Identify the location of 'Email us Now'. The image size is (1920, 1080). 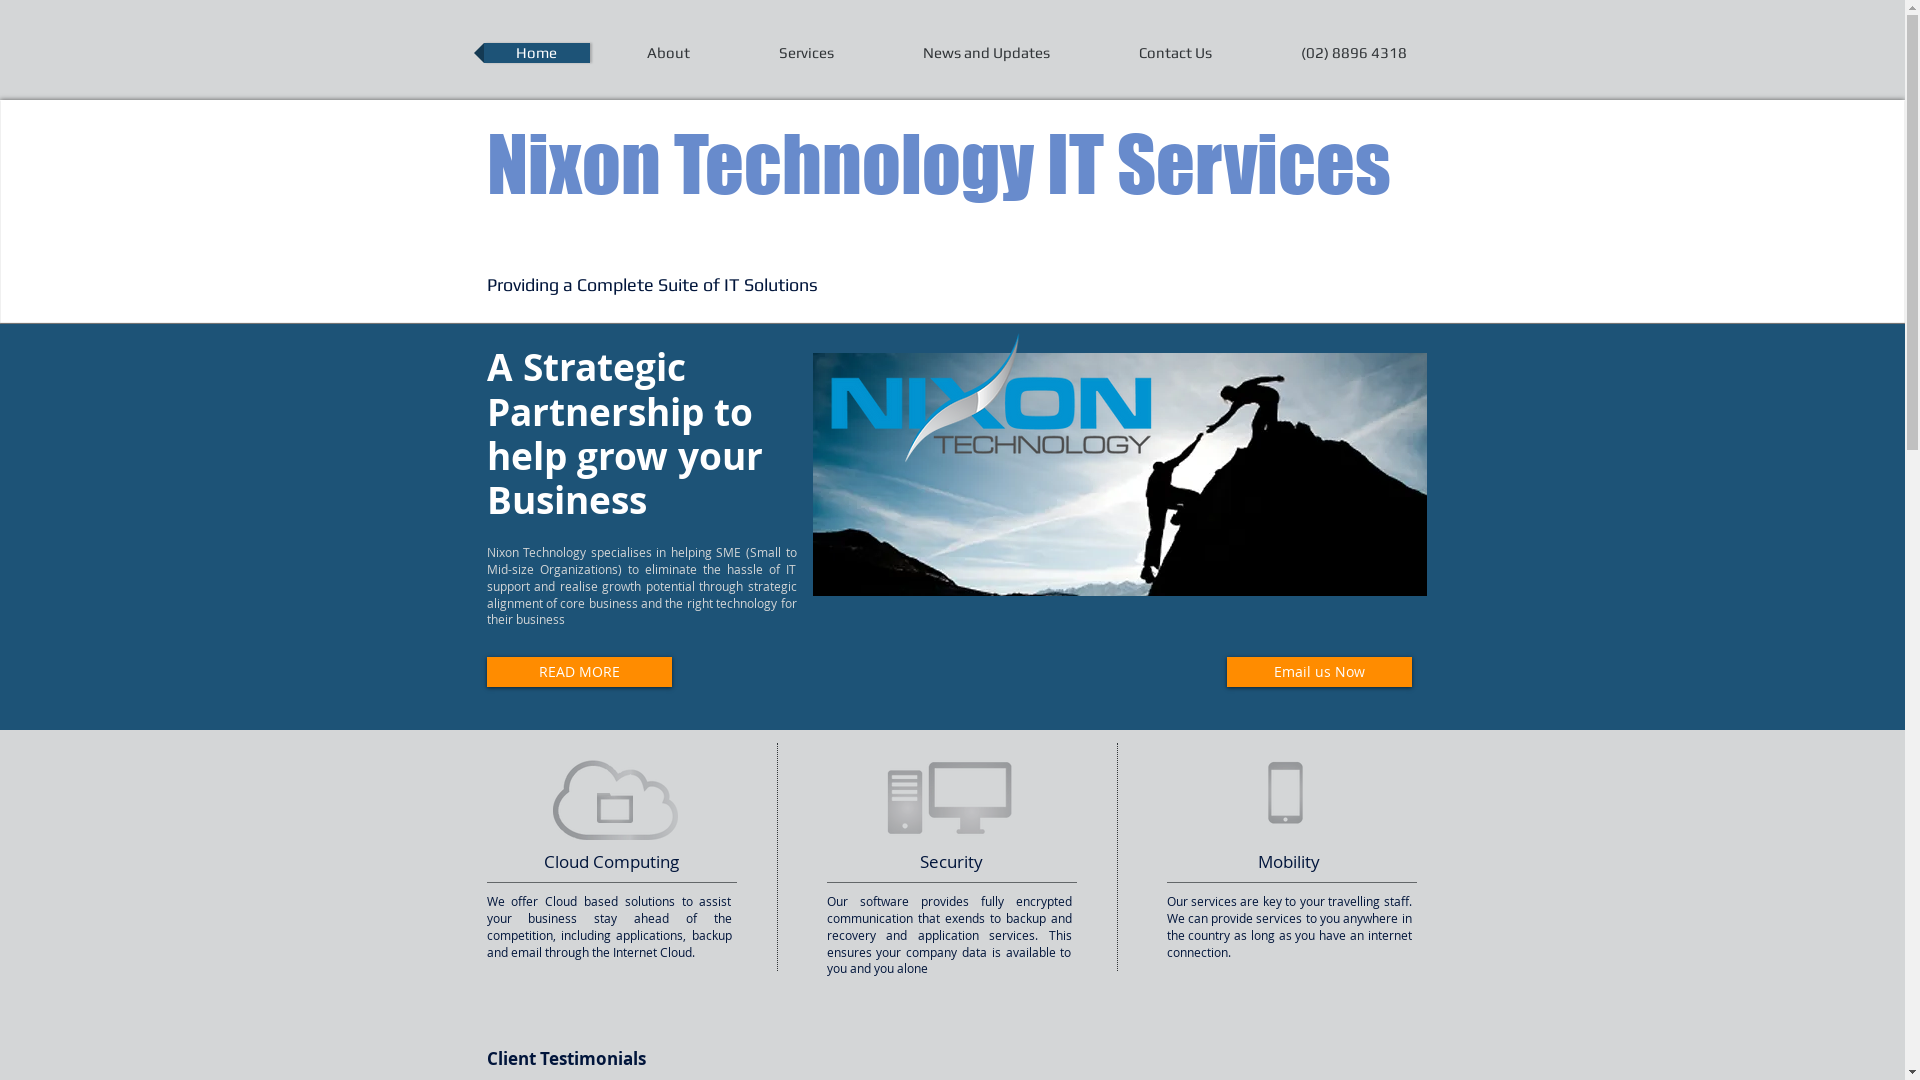
(1318, 671).